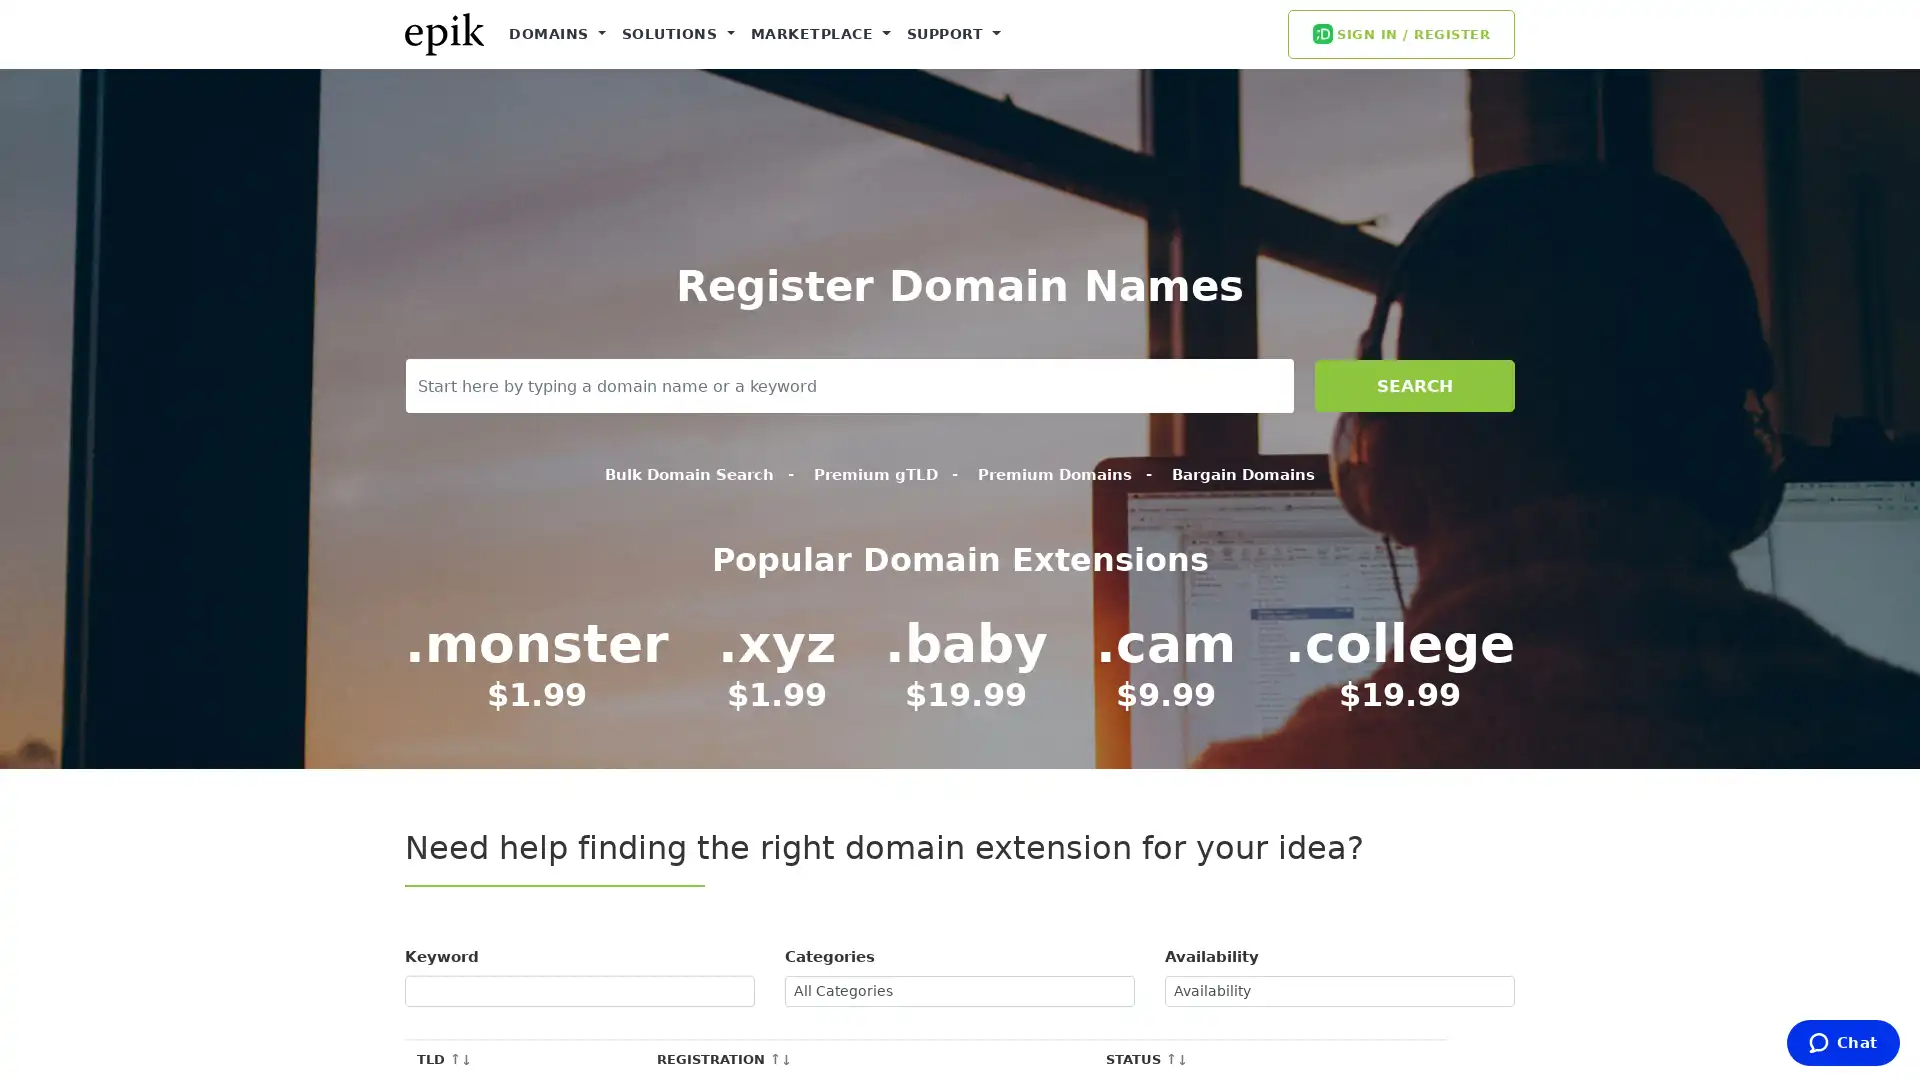 The height and width of the screenshot is (1080, 1920). Describe the element at coordinates (1414, 385) in the screenshot. I see `SEARCH` at that location.